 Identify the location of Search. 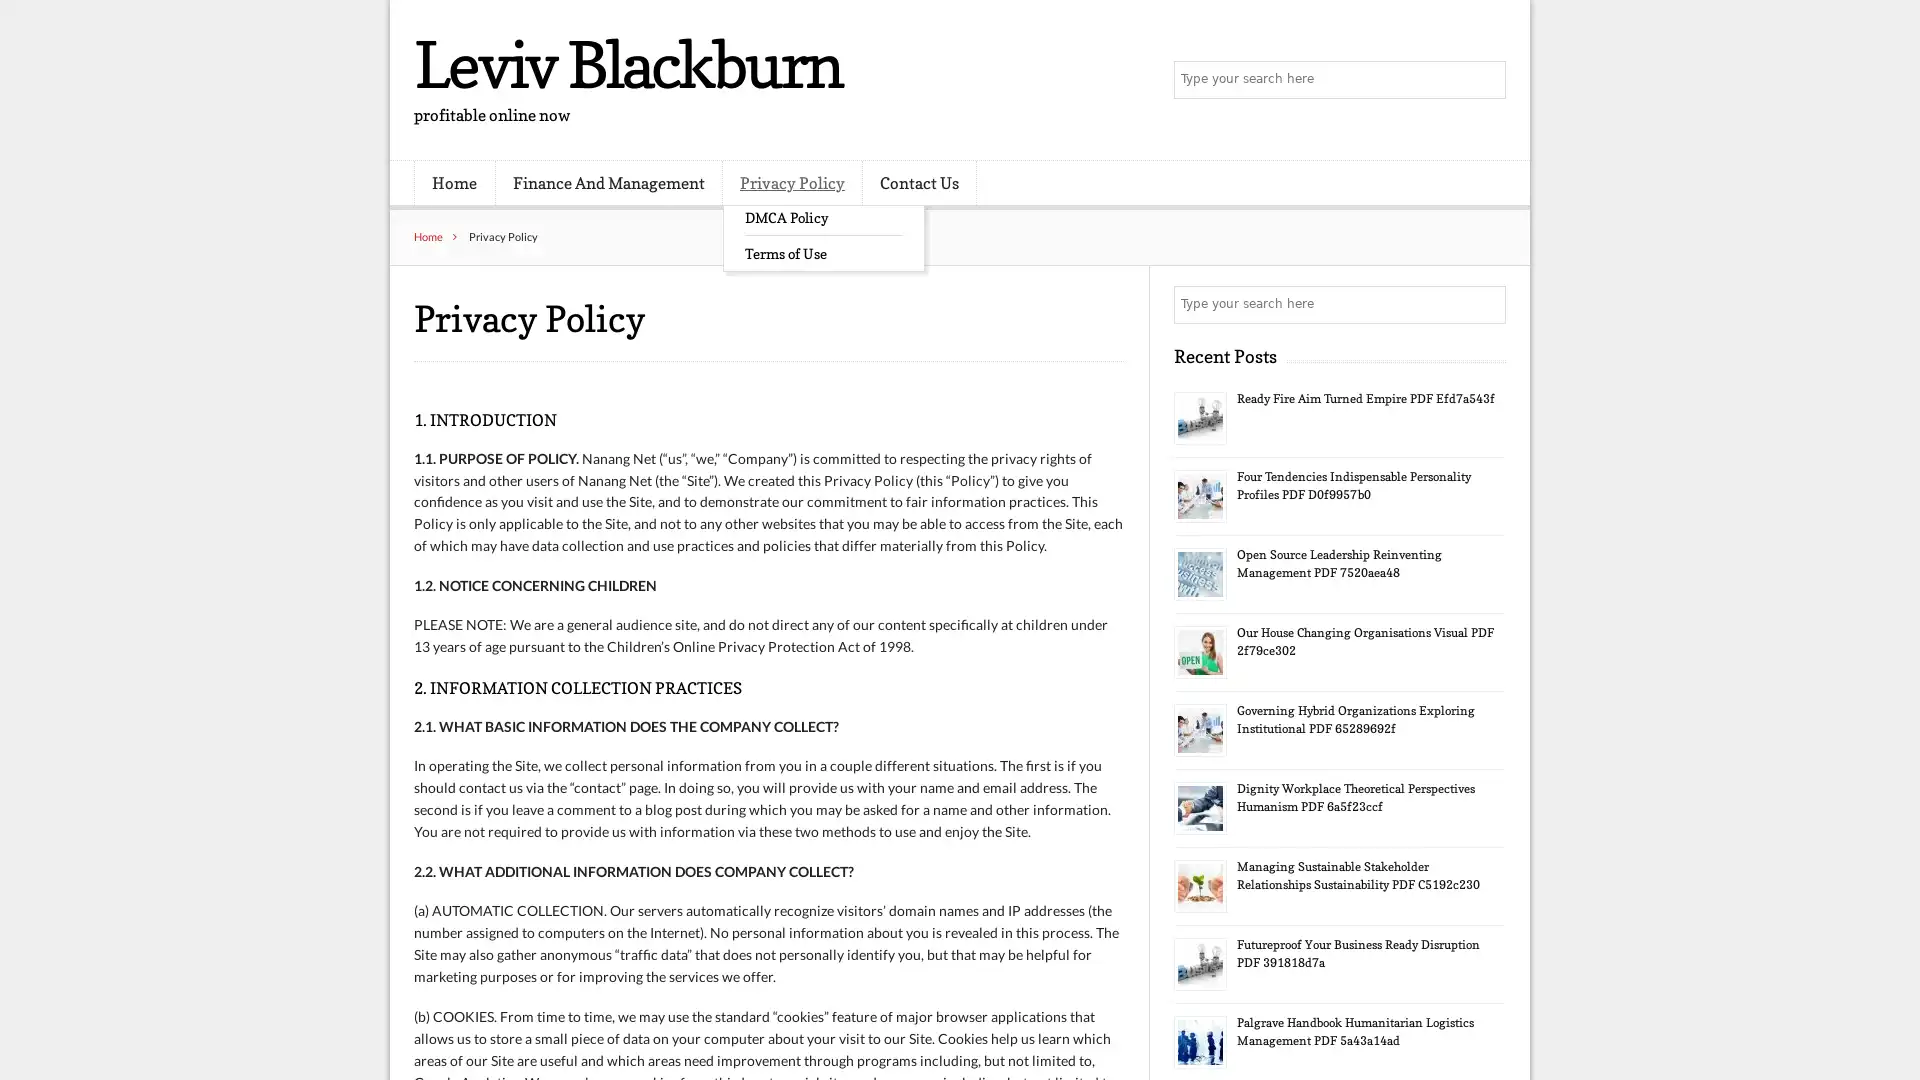
(1485, 304).